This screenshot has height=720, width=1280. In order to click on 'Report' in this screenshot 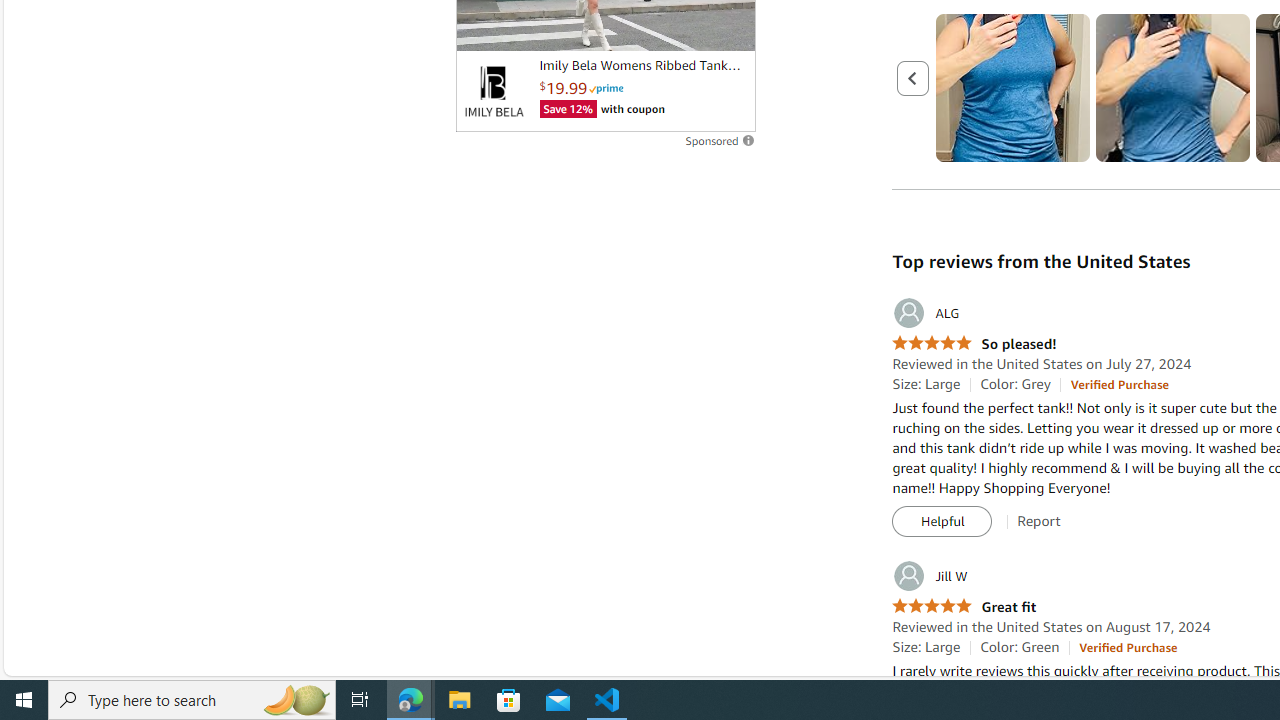, I will do `click(1039, 520)`.